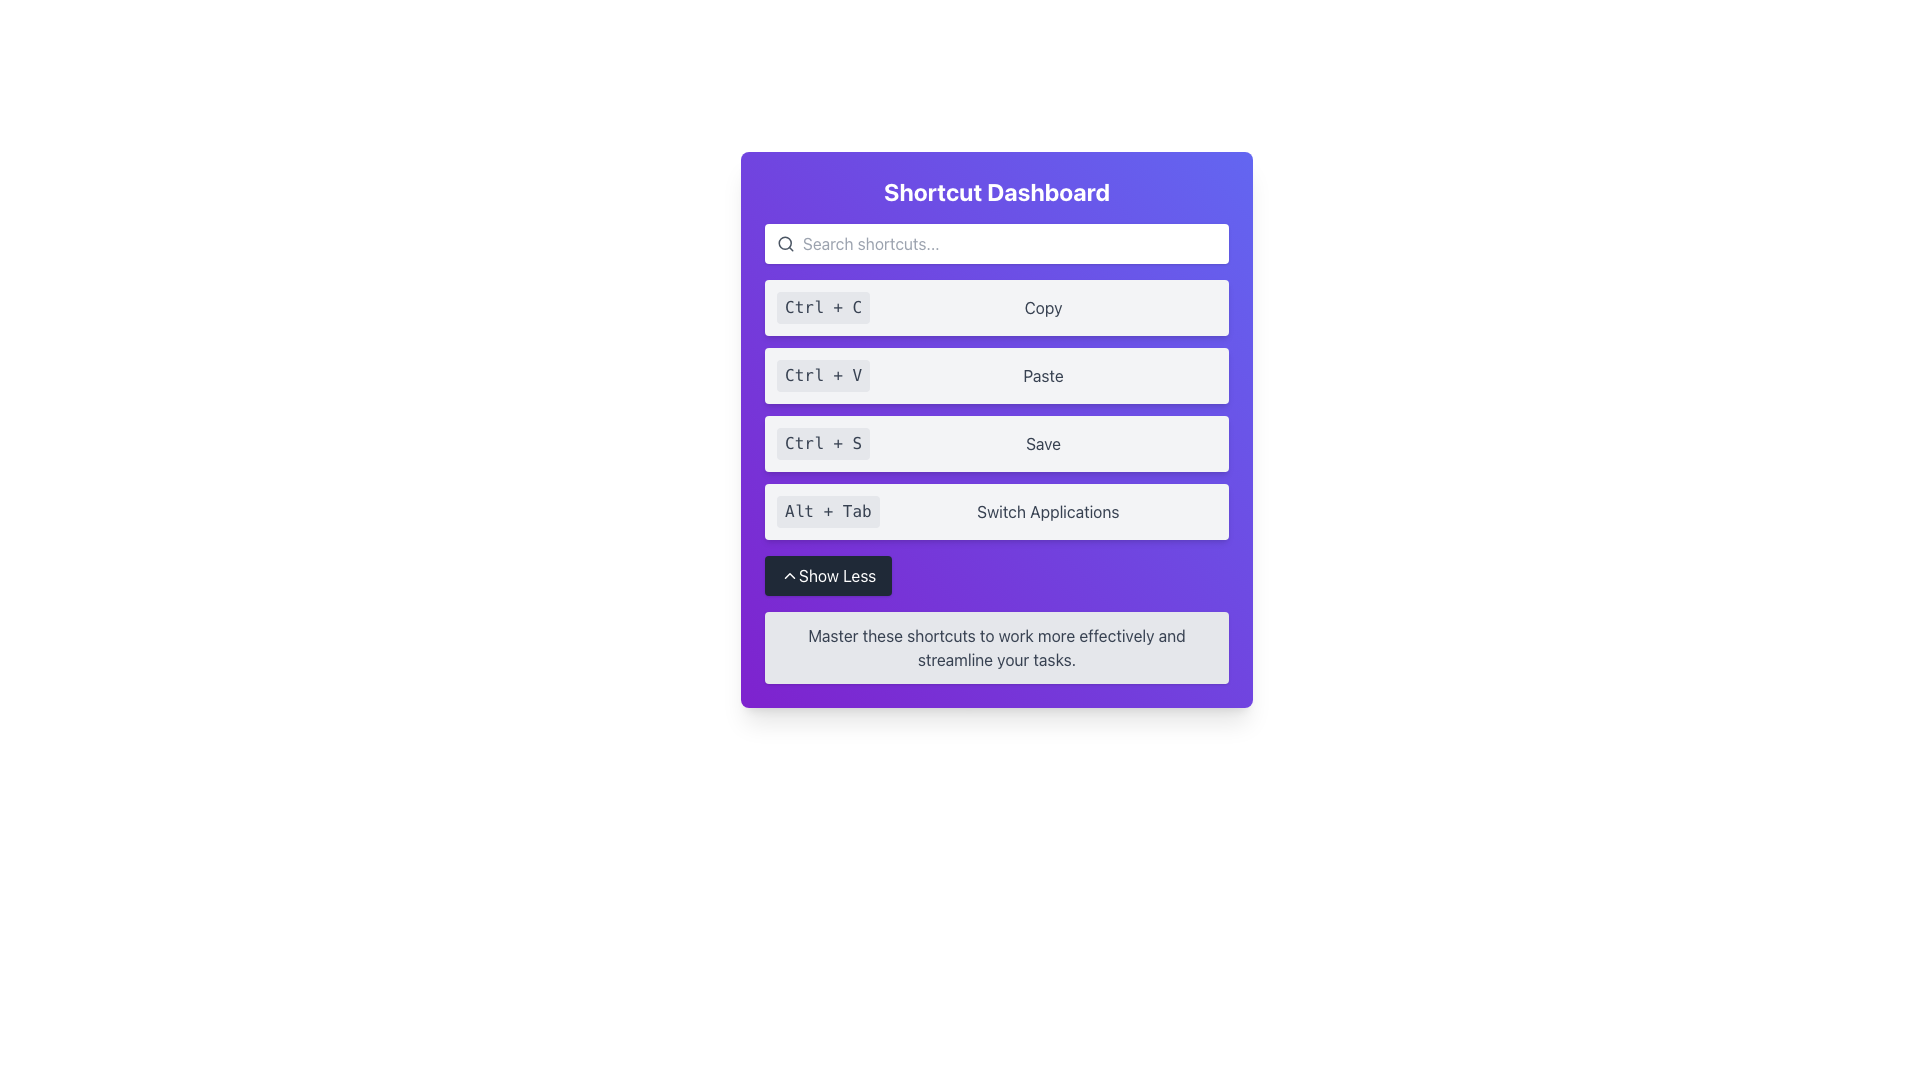 The image size is (1920, 1080). I want to click on the upward action icon located on the left side of the 'Show Less' button, so click(789, 575).